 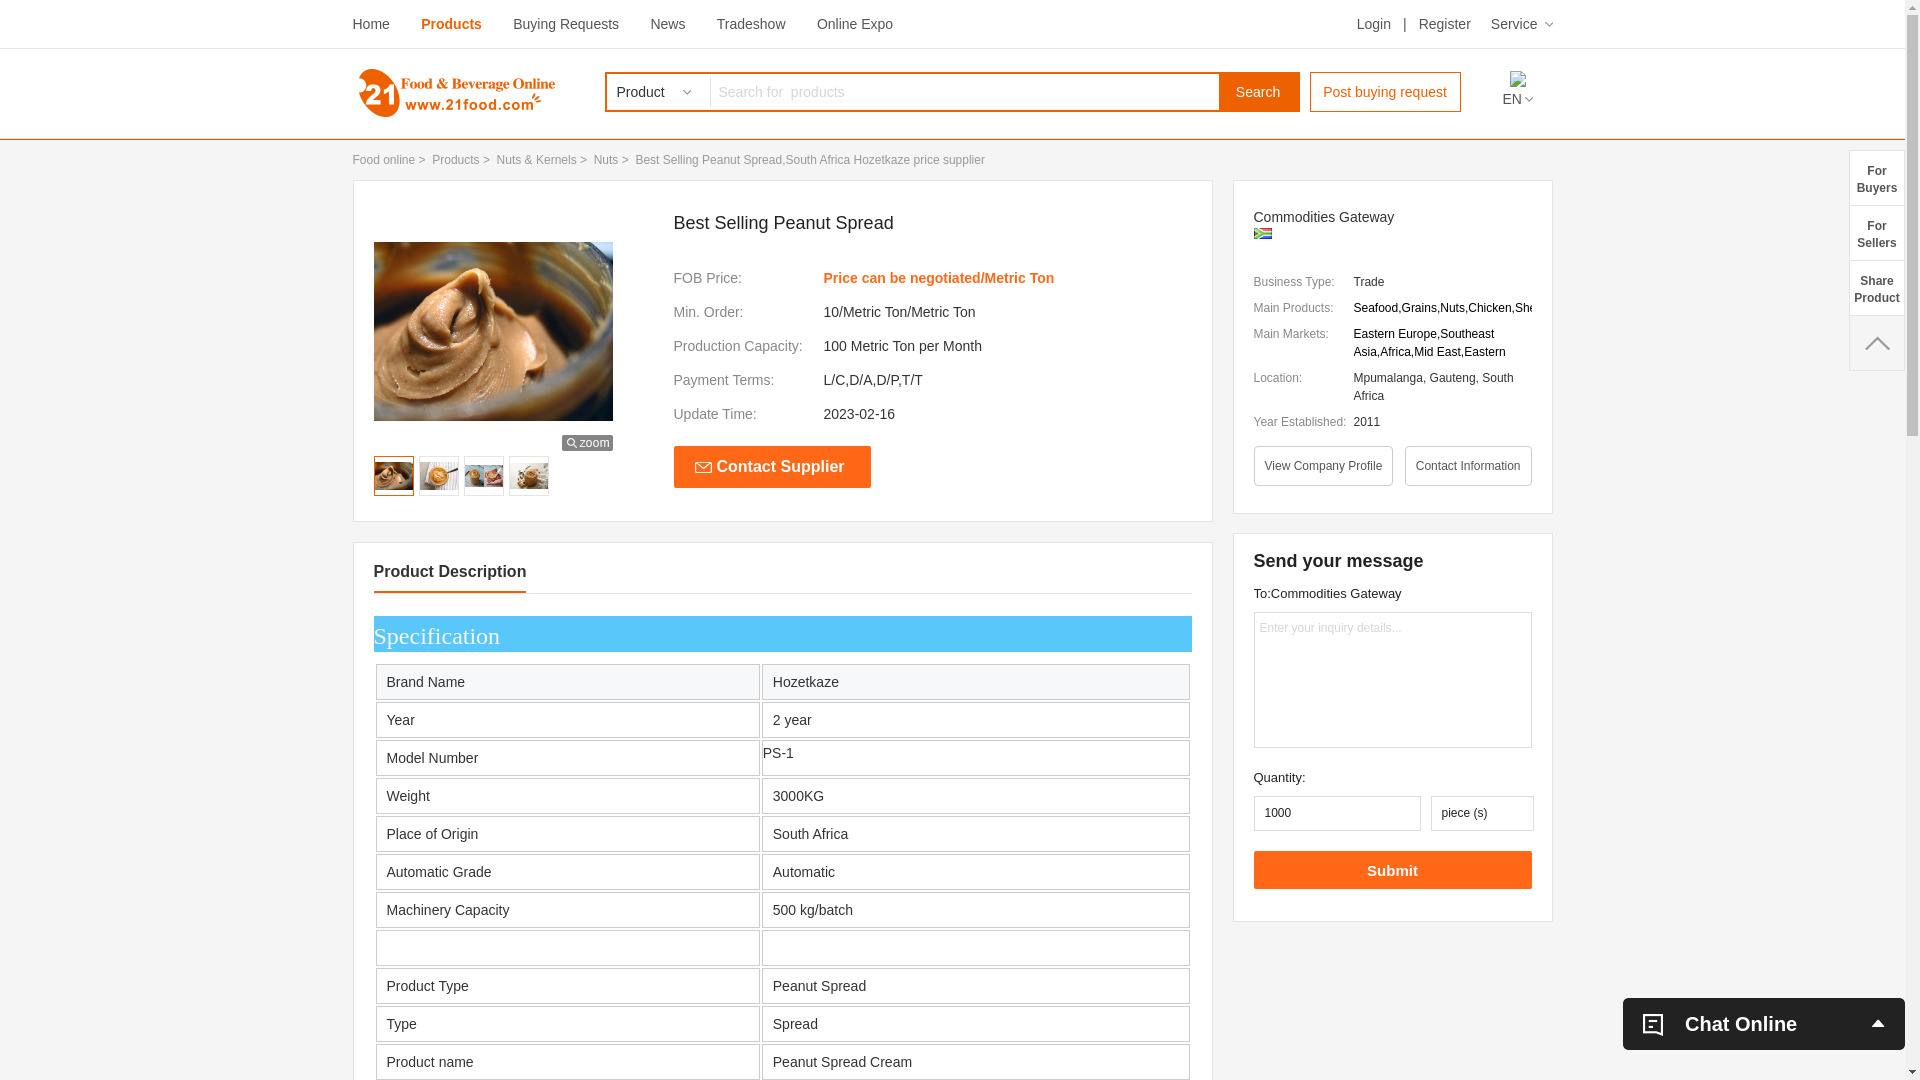 I want to click on 'Home', so click(x=370, y=23).